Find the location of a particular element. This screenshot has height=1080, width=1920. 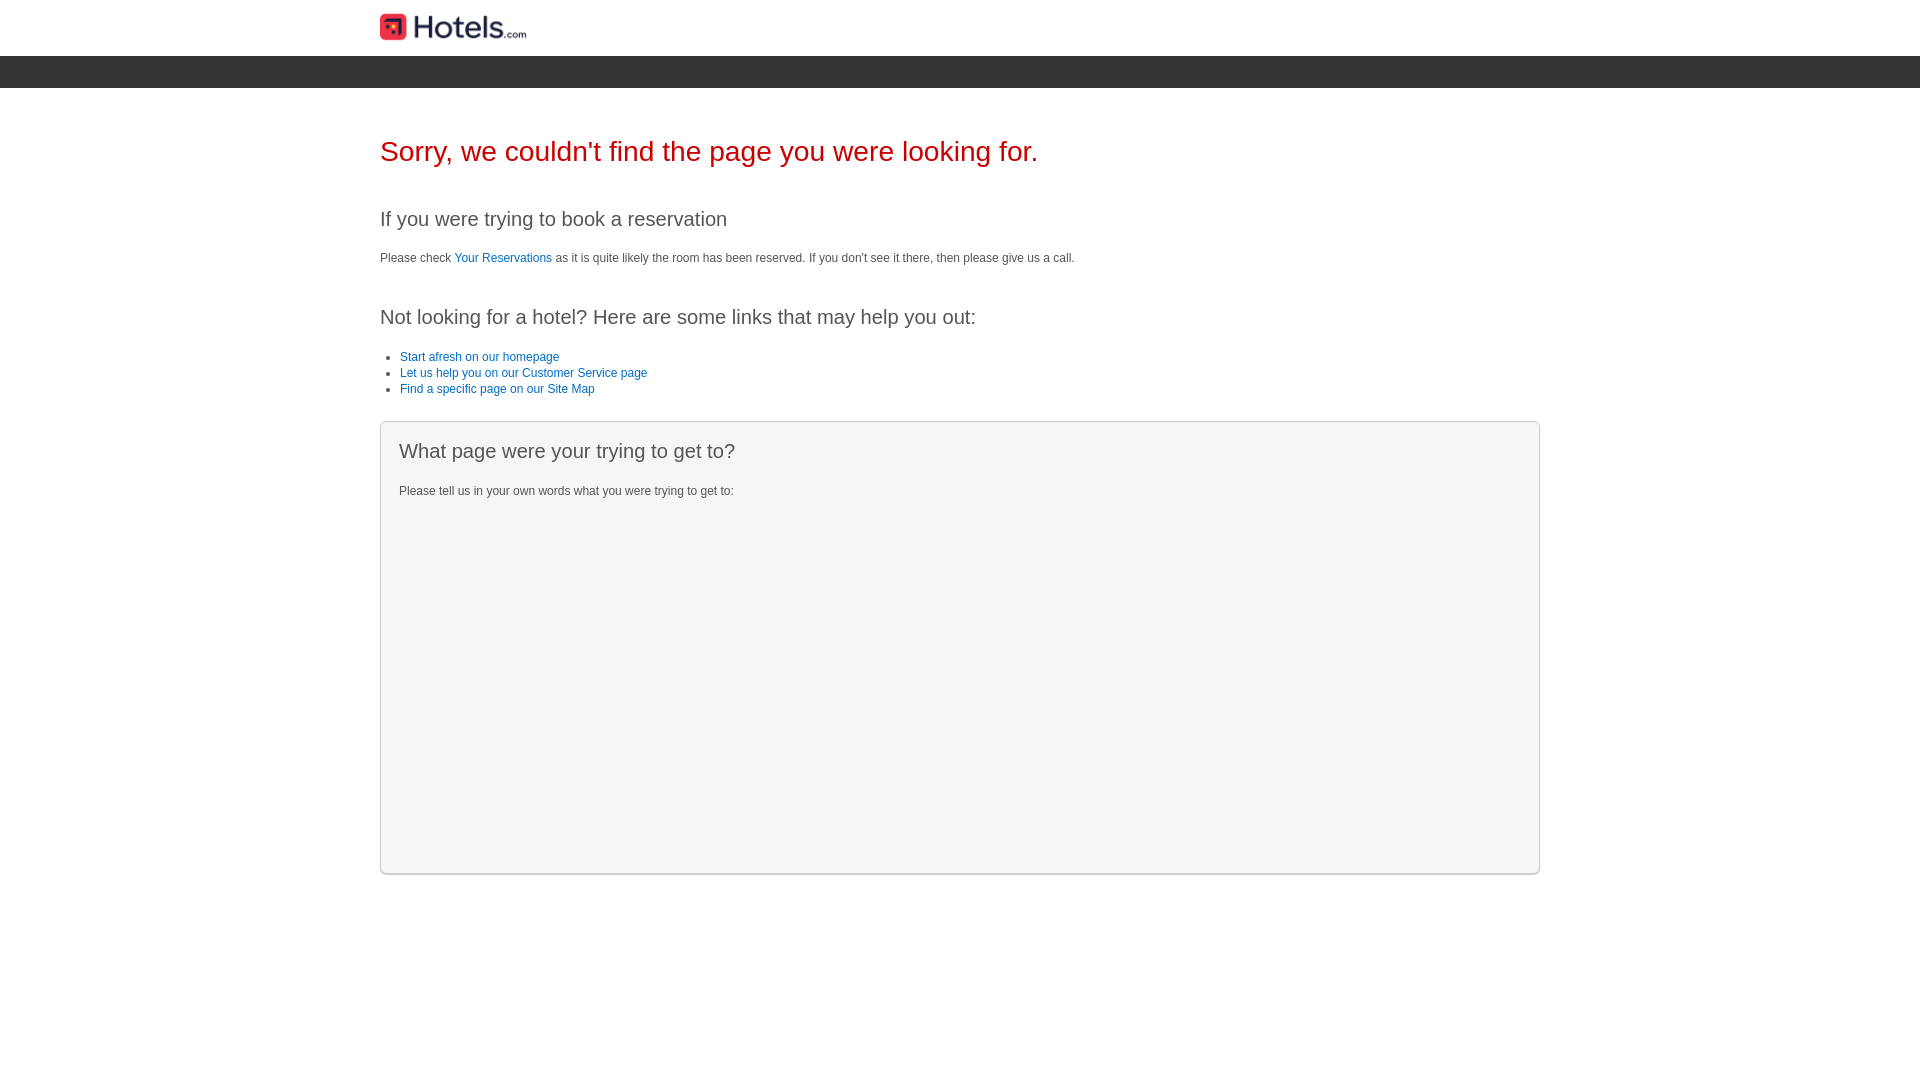

'Your Reservations' is located at coordinates (503, 257).